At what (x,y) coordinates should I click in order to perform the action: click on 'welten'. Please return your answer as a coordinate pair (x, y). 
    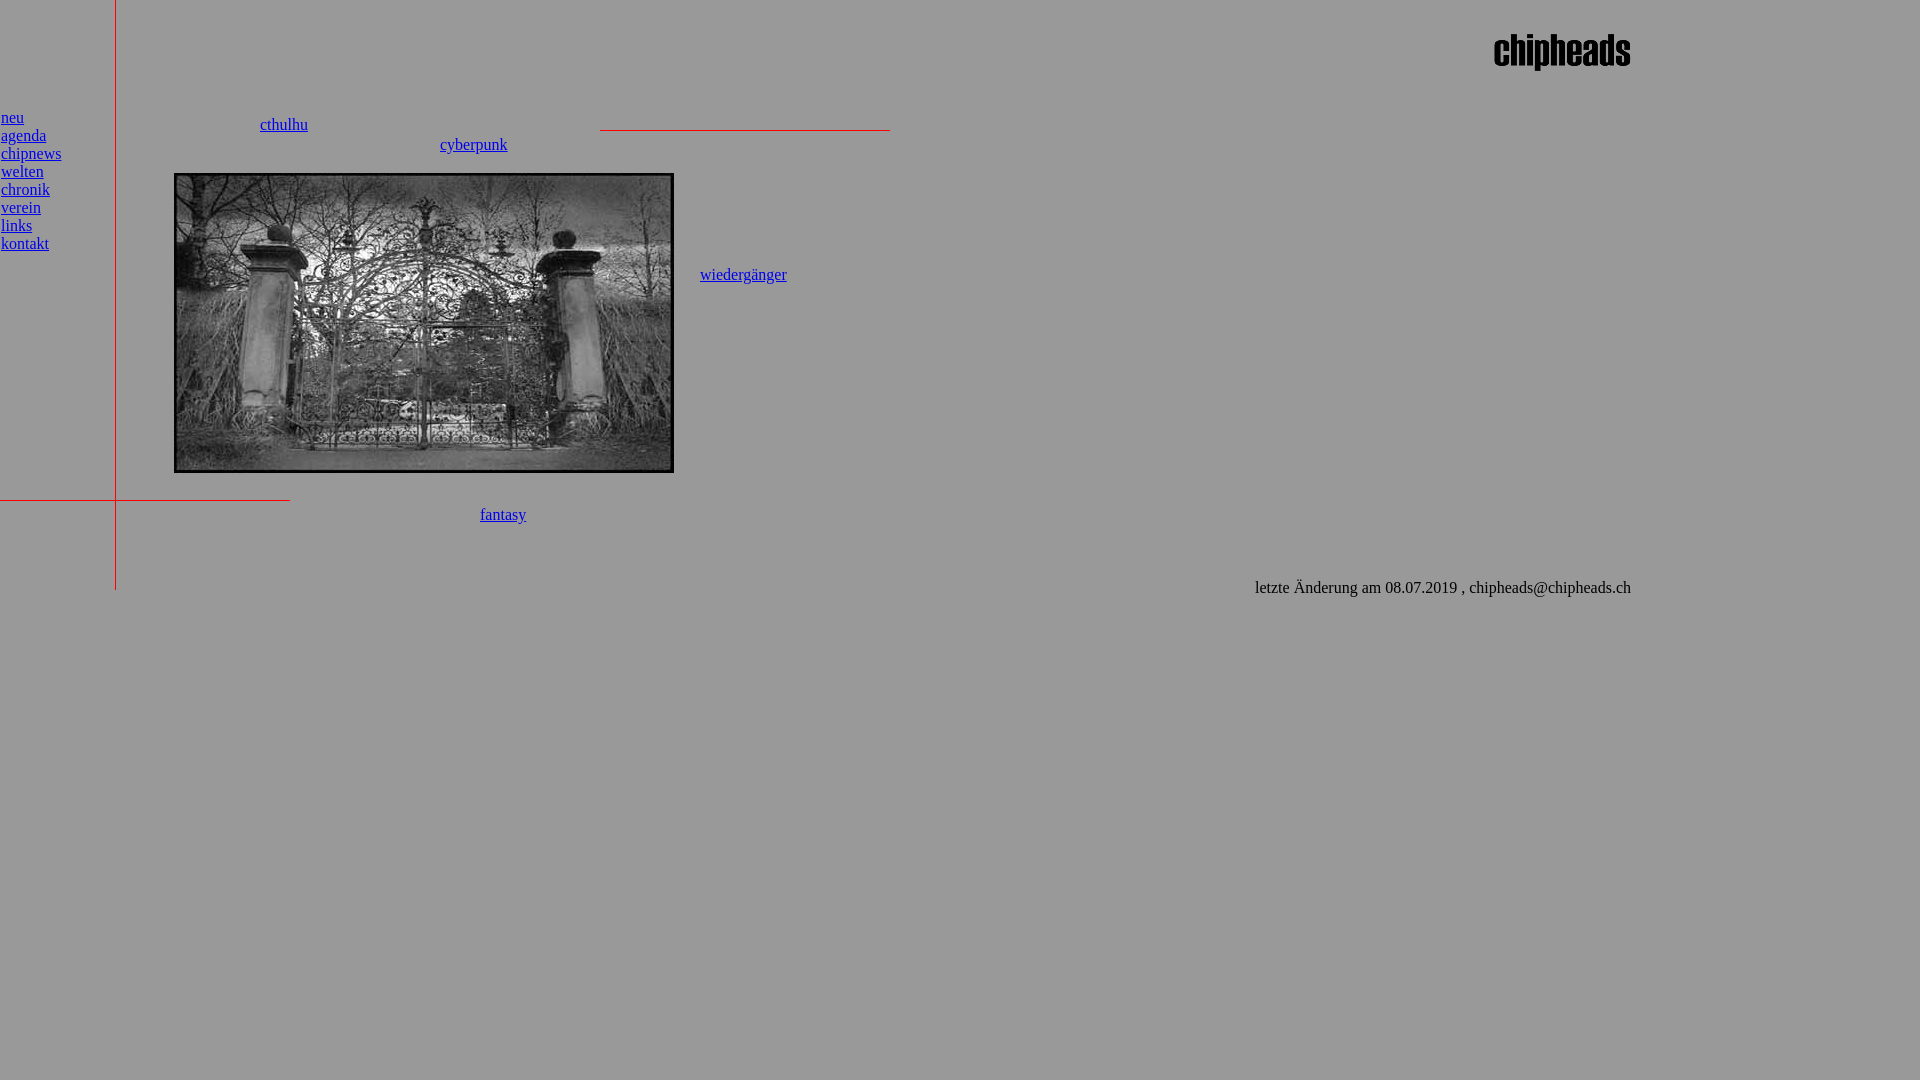
    Looking at the image, I should click on (22, 170).